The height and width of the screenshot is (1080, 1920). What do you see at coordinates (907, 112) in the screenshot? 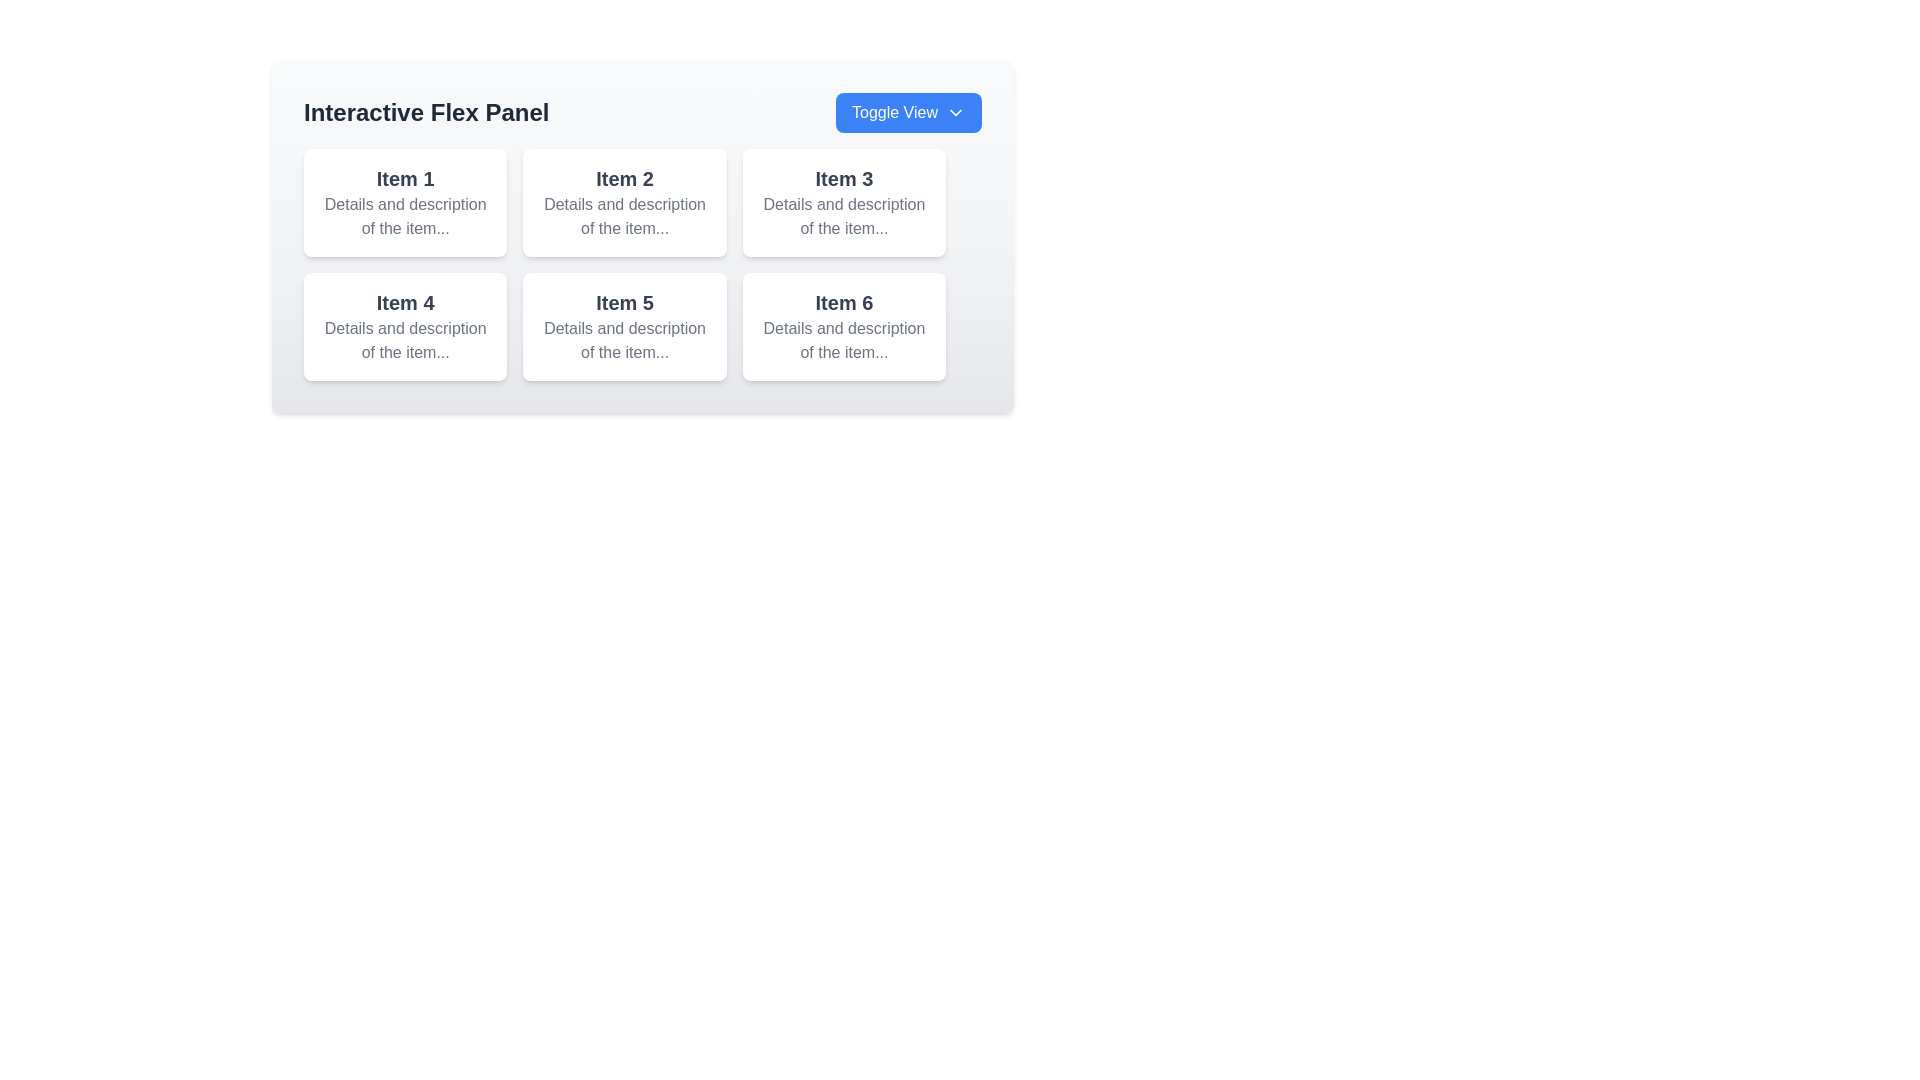
I see `the toggle button located in the top-right section of the 'Interactive Flex Panel' header to change the view or display related options` at bounding box center [907, 112].